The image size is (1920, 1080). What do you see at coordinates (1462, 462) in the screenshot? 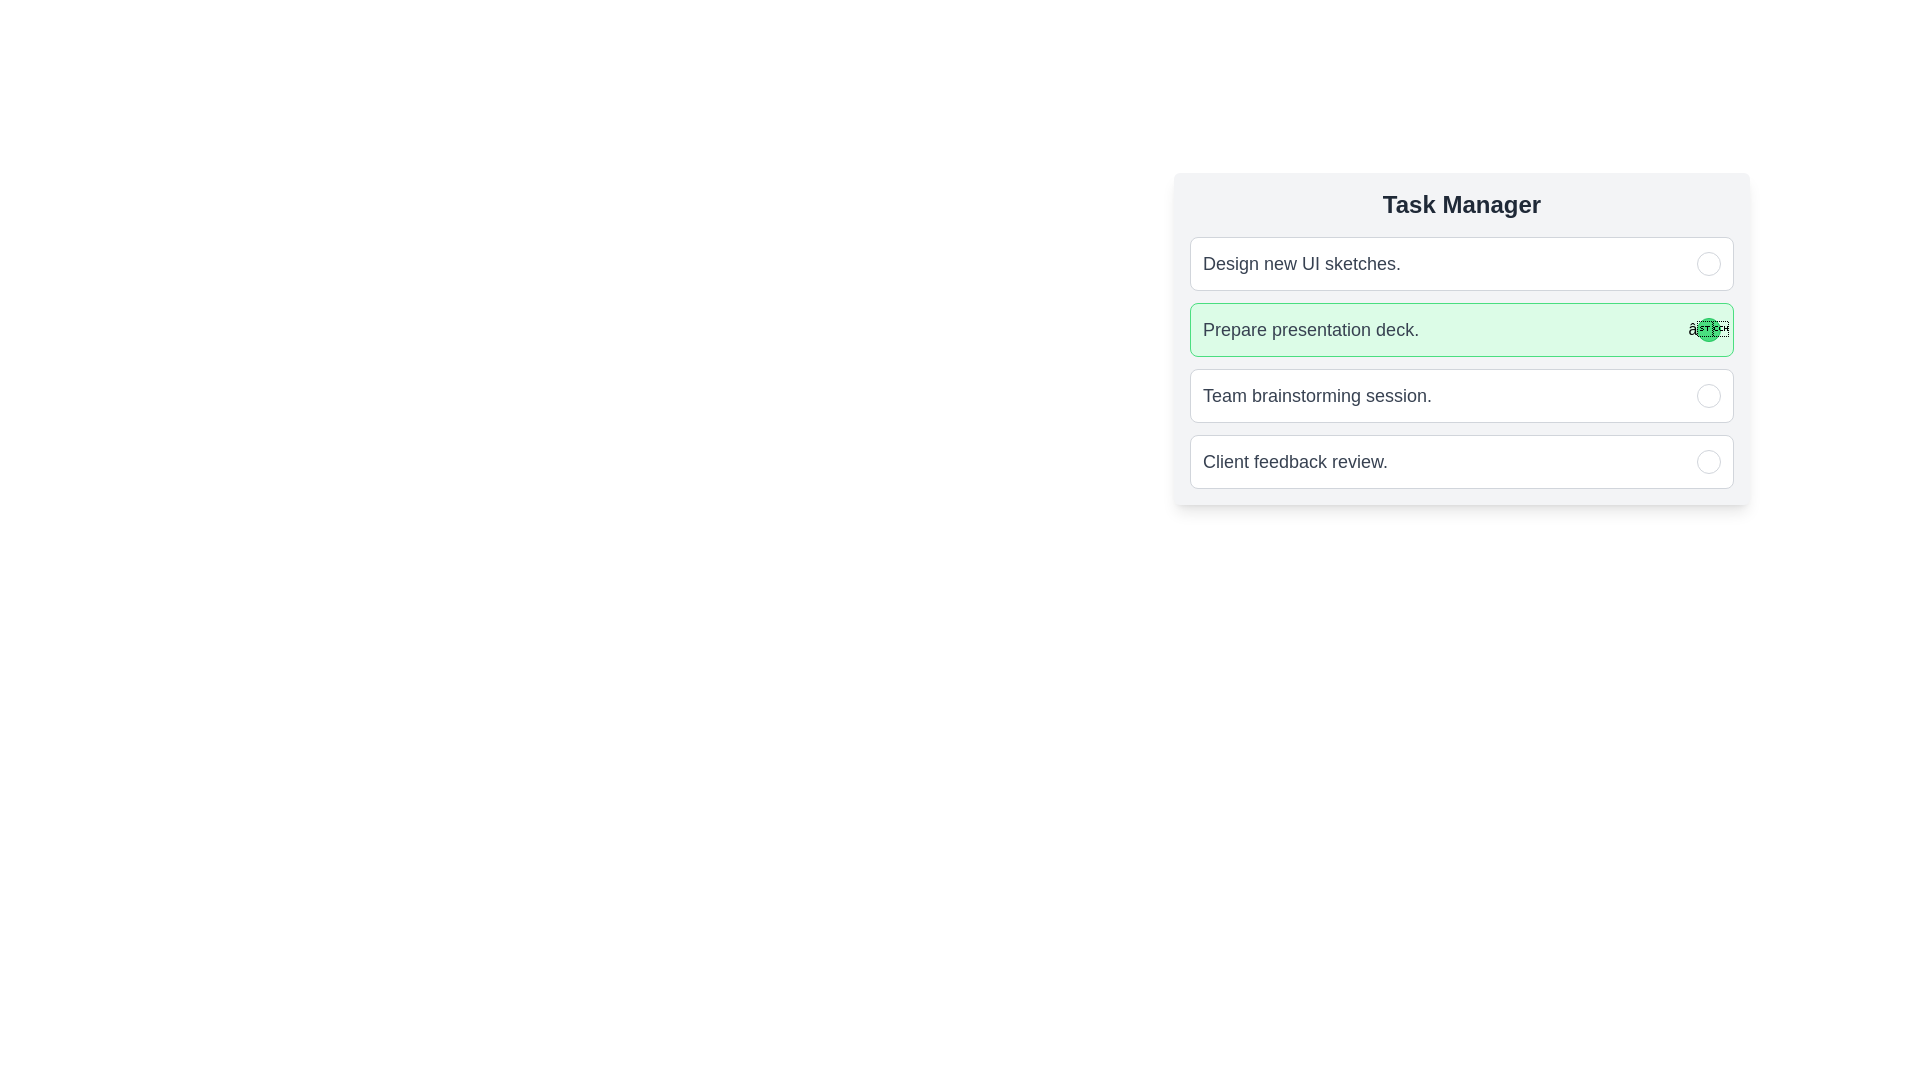
I see `the list item titled 'Client feedback review.' in the Task Manager` at bounding box center [1462, 462].